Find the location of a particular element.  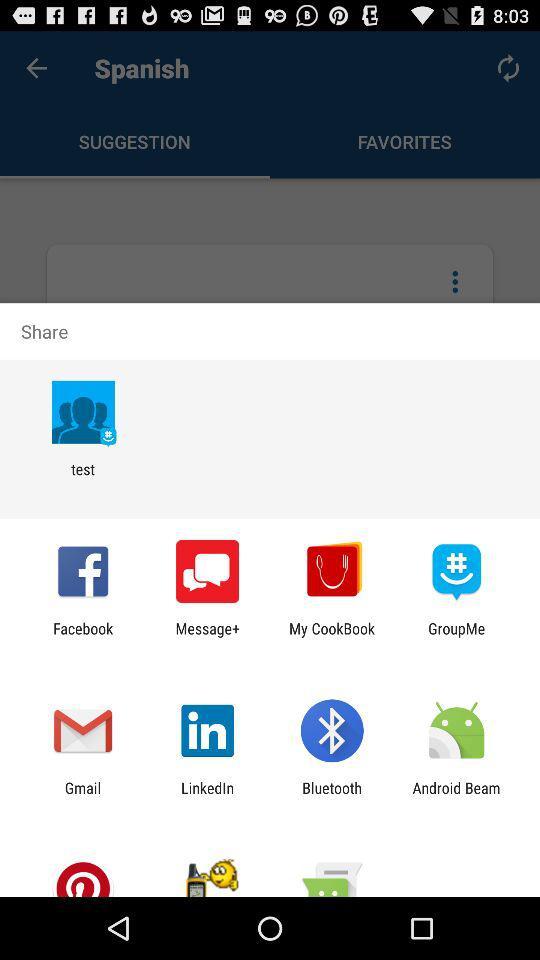

the app next to facebook app is located at coordinates (206, 636).